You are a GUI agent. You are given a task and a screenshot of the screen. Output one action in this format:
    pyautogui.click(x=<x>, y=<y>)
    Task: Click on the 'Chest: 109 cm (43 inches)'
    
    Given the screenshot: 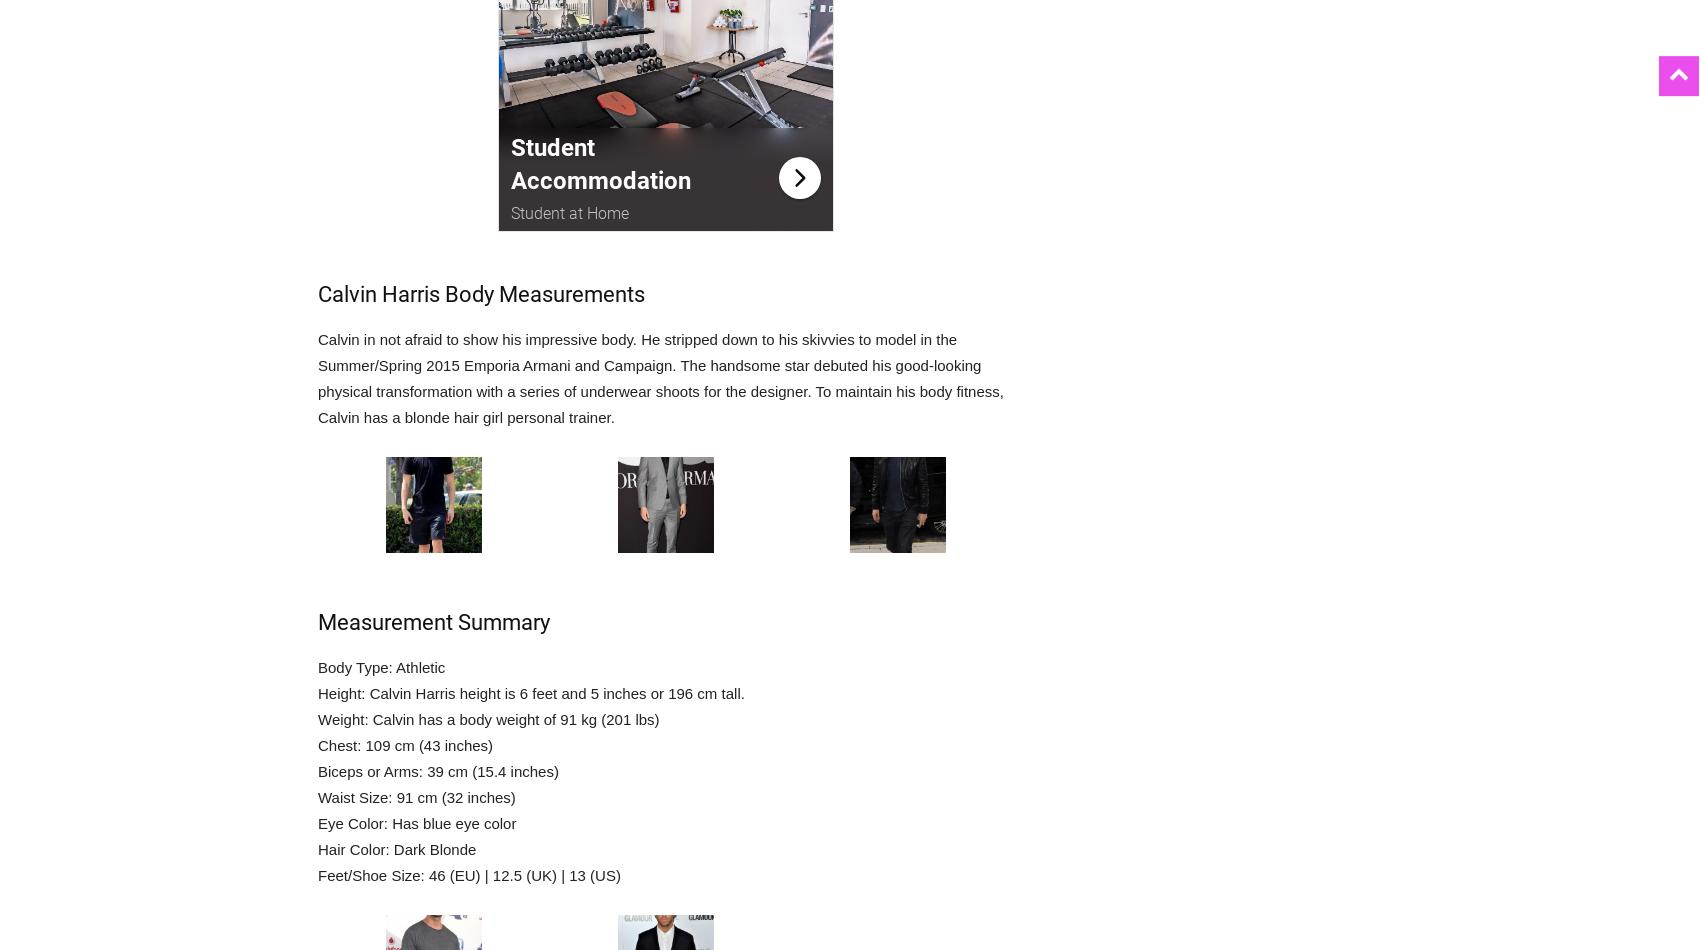 What is the action you would take?
    pyautogui.click(x=404, y=744)
    